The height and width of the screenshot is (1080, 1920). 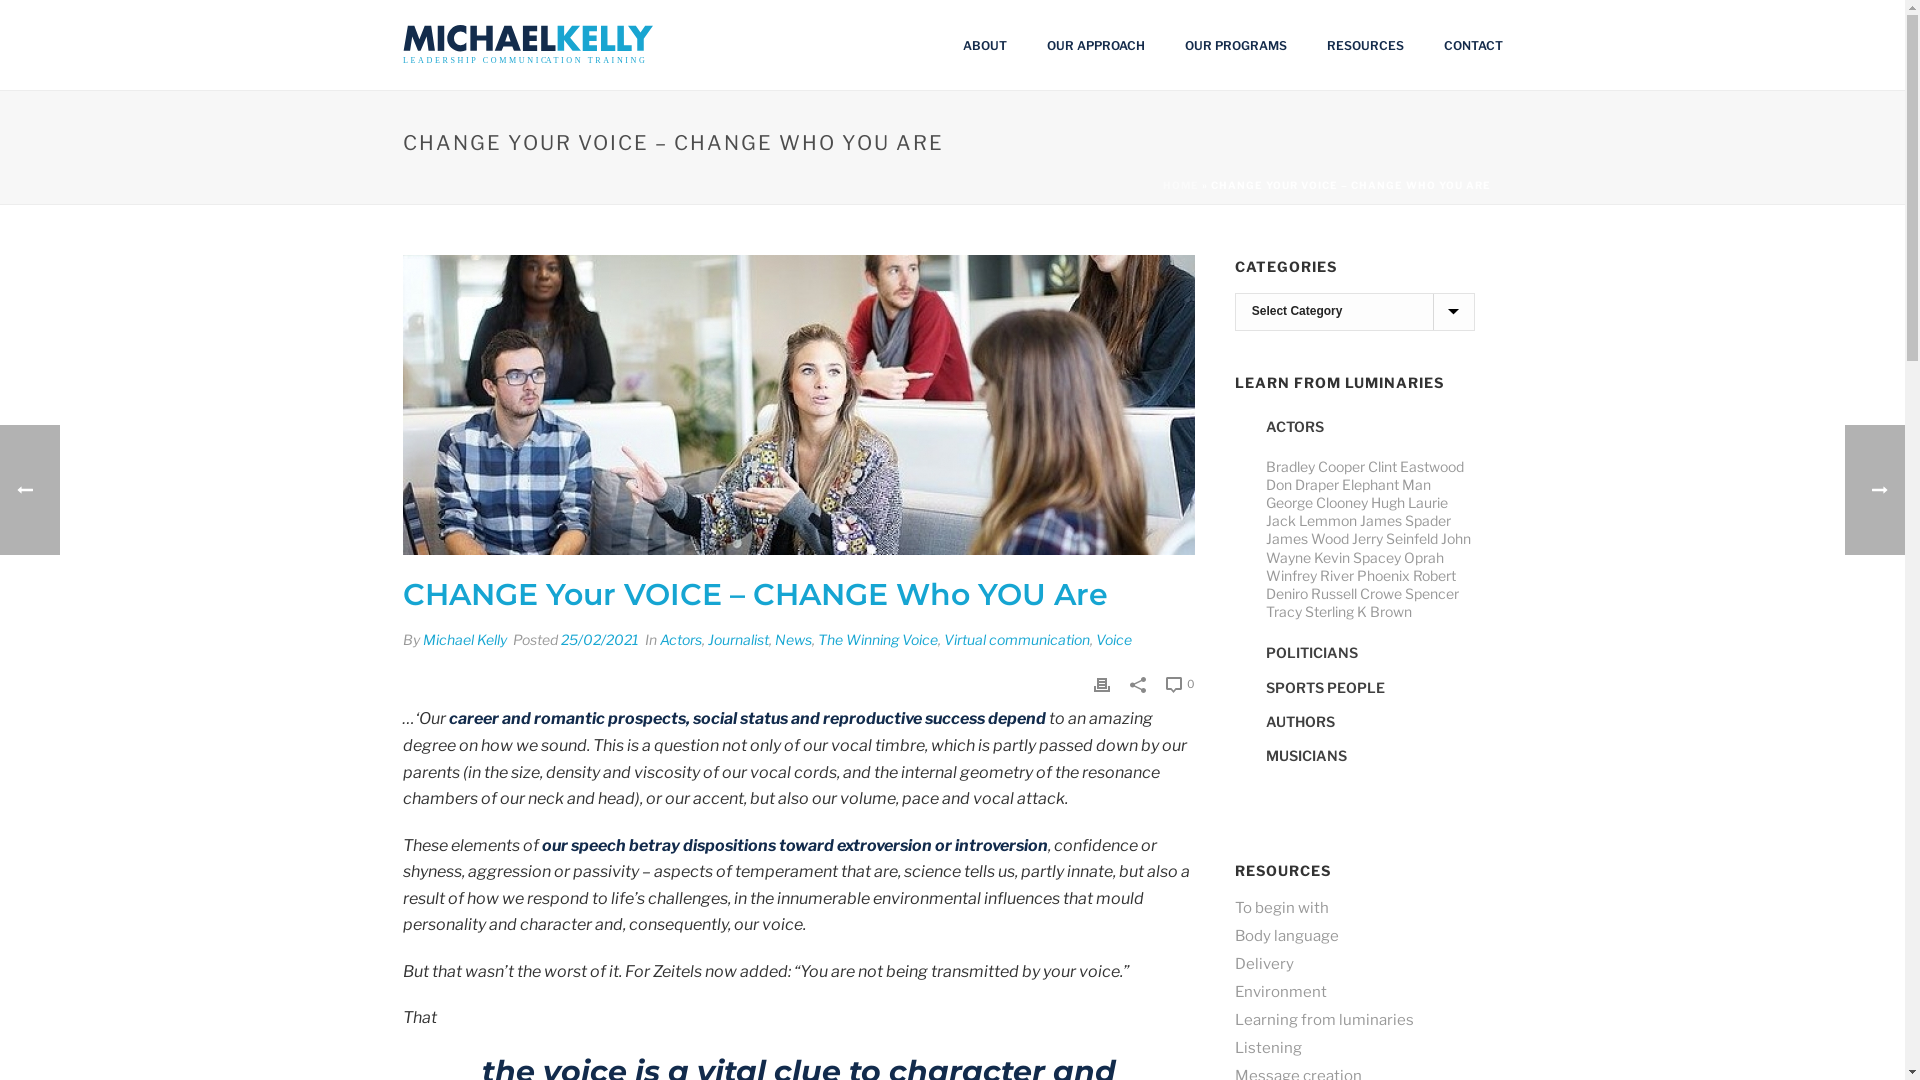 I want to click on 'To begin with', so click(x=1233, y=907).